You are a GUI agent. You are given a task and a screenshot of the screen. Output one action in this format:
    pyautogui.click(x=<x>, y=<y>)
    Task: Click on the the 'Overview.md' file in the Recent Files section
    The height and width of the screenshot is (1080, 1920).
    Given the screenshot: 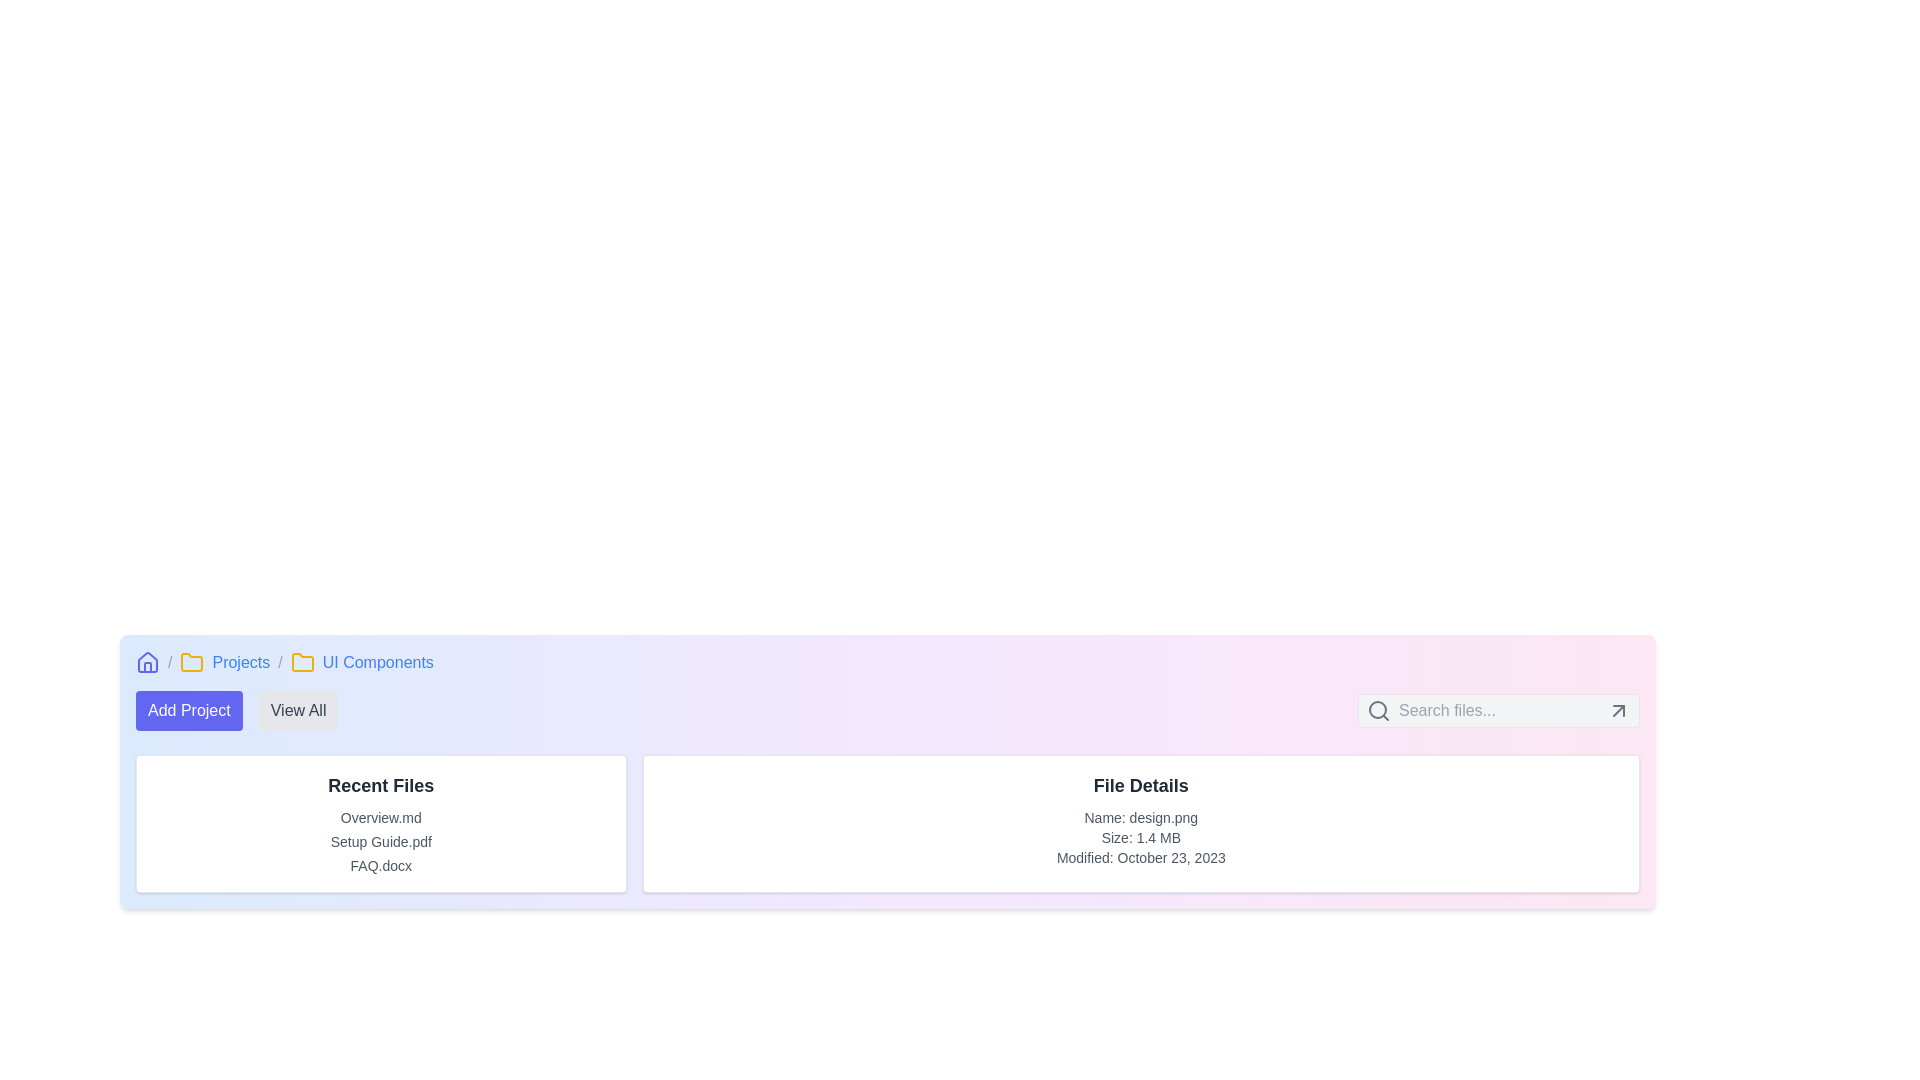 What is the action you would take?
    pyautogui.click(x=380, y=817)
    